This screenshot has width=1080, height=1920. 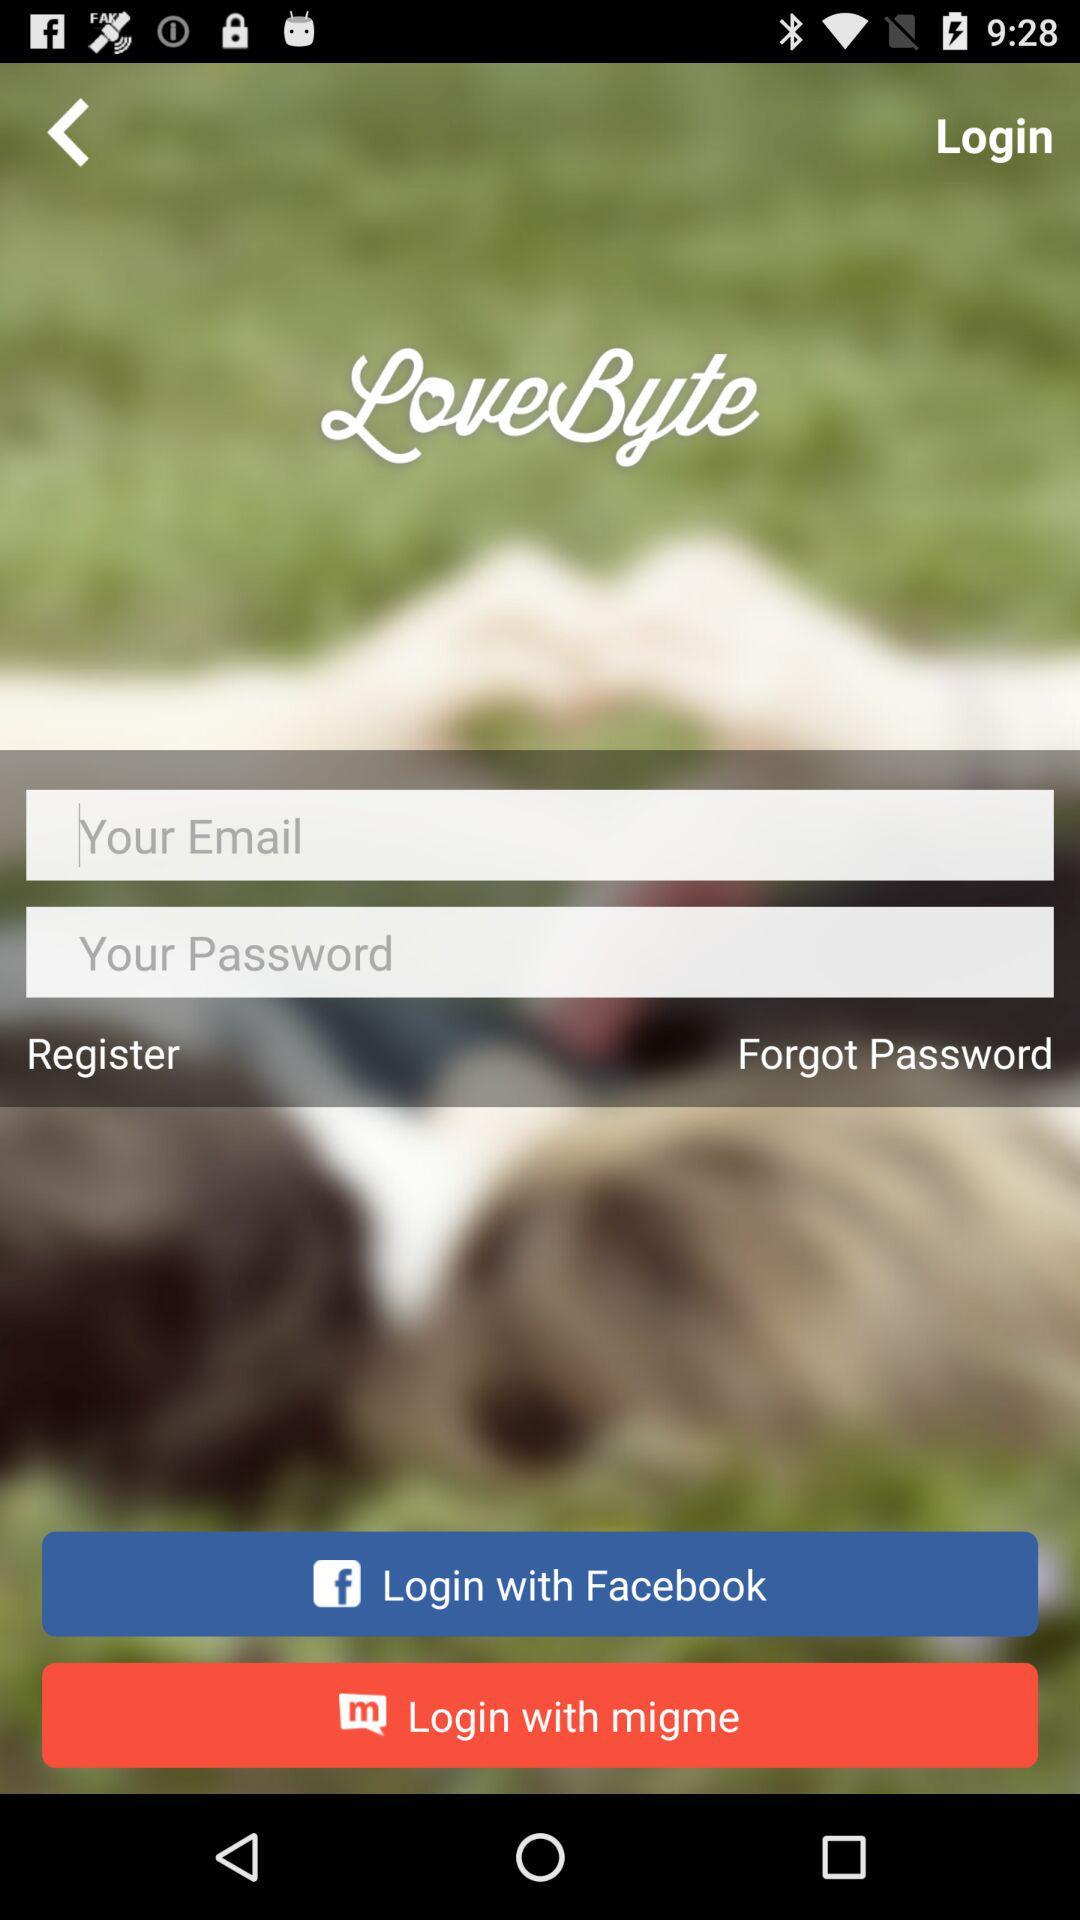 What do you see at coordinates (540, 835) in the screenshot?
I see `email input field` at bounding box center [540, 835].